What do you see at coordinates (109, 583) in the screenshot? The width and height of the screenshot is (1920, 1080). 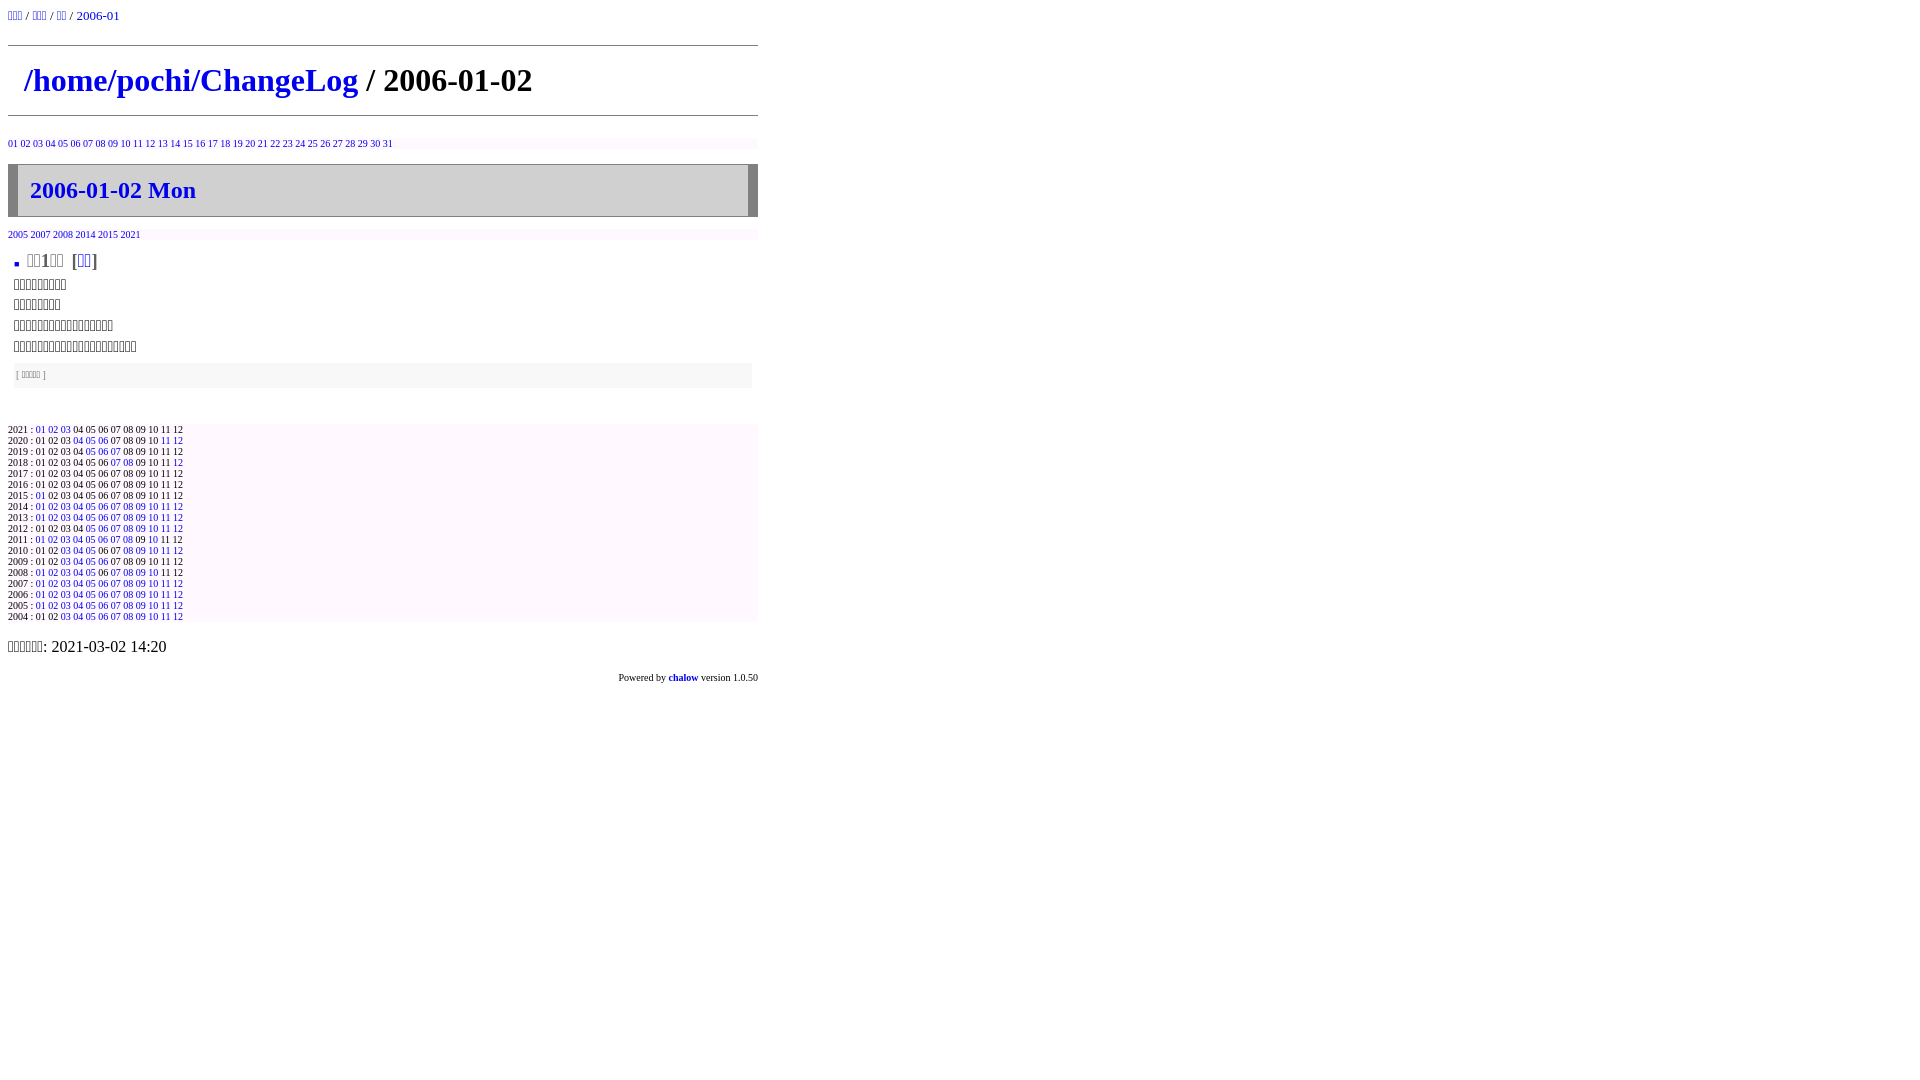 I see `'07'` at bounding box center [109, 583].